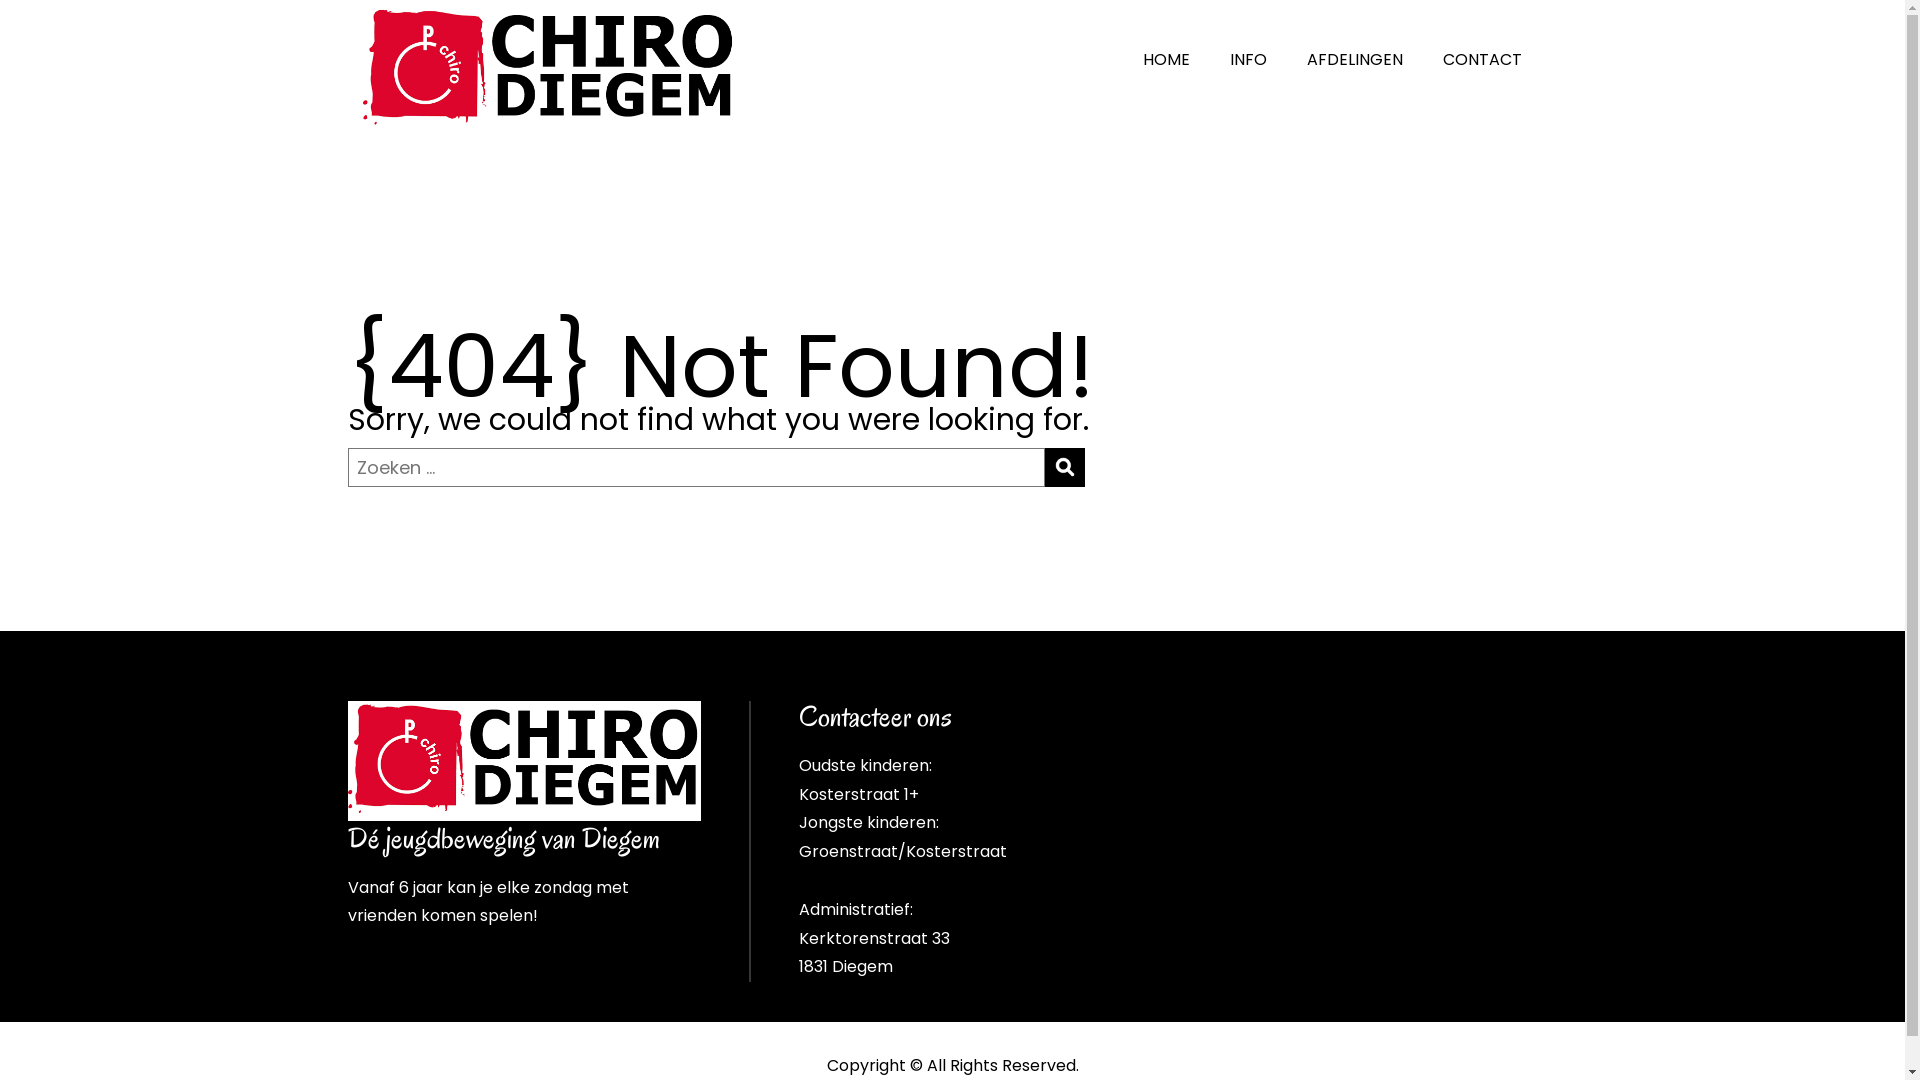  I want to click on 'Chiro Diegem', so click(524, 760).